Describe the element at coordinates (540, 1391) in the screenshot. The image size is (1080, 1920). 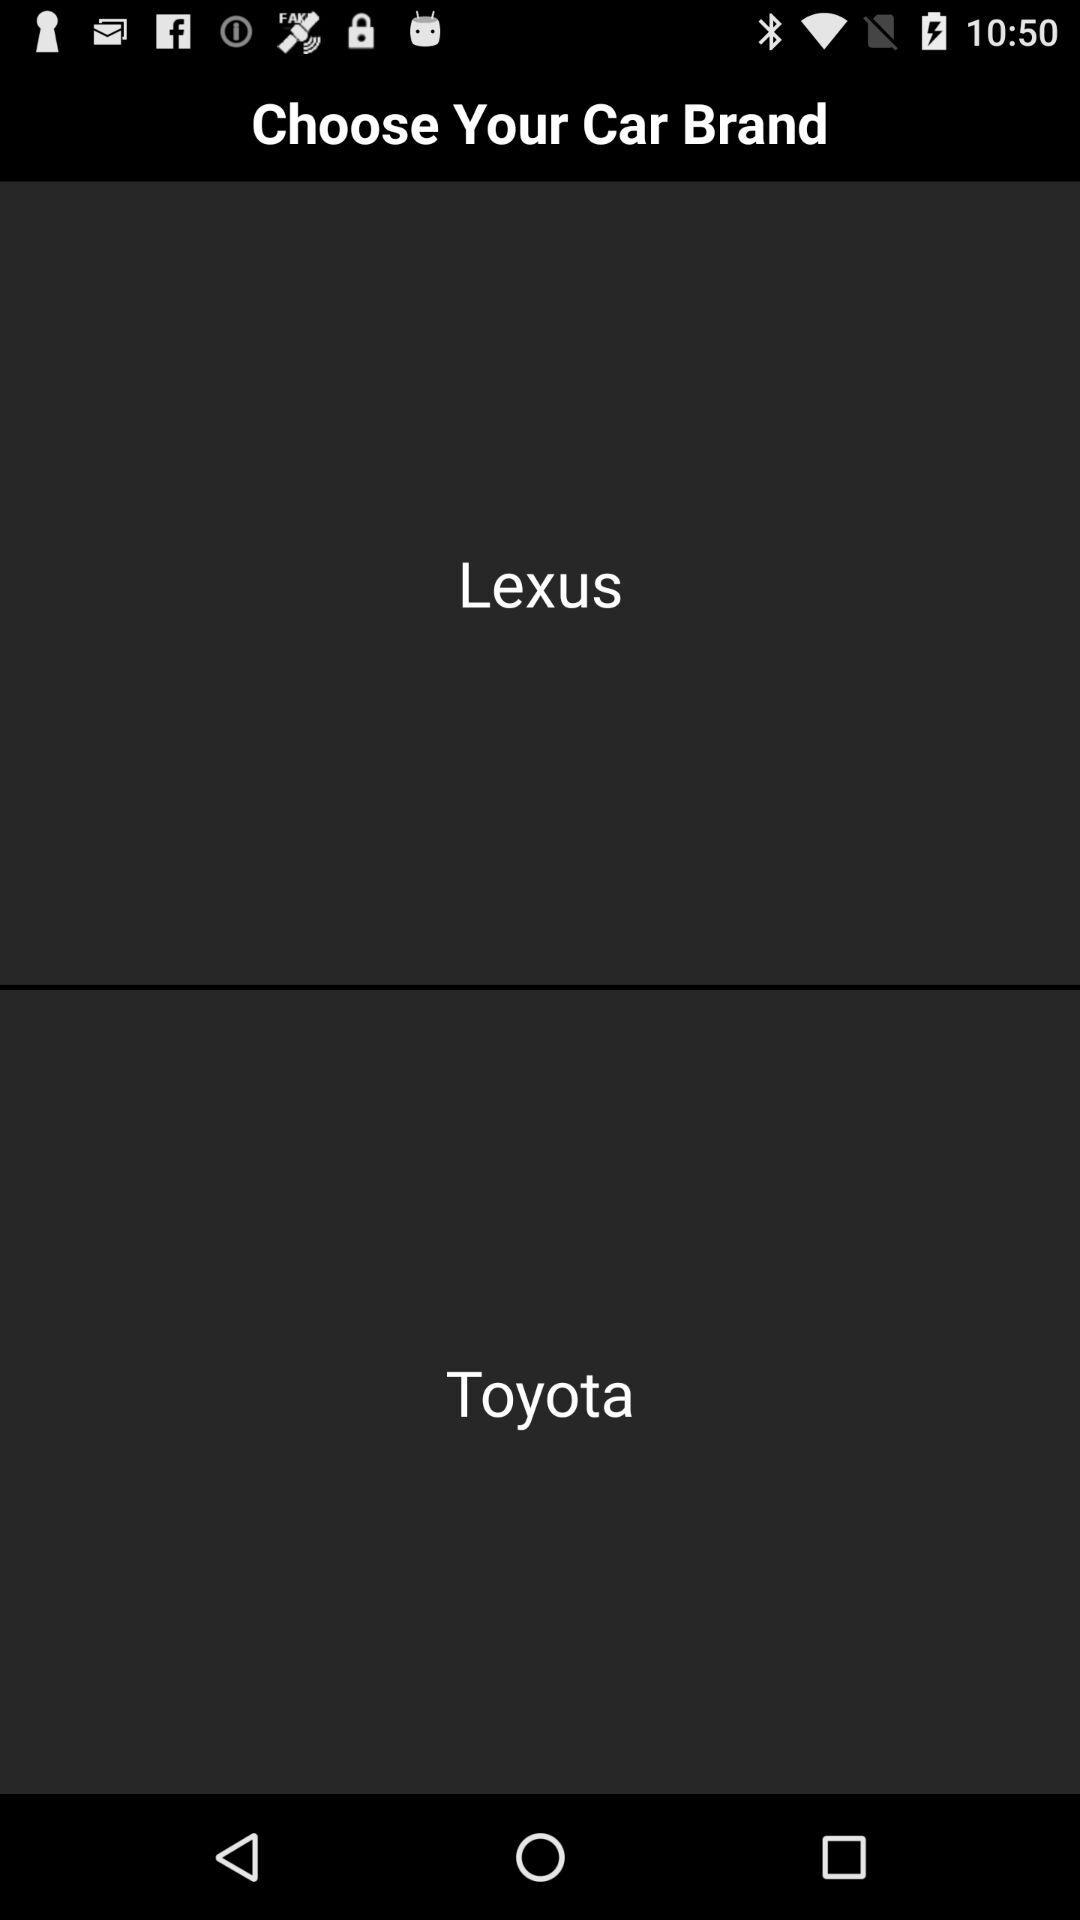
I see `item at the bottom` at that location.